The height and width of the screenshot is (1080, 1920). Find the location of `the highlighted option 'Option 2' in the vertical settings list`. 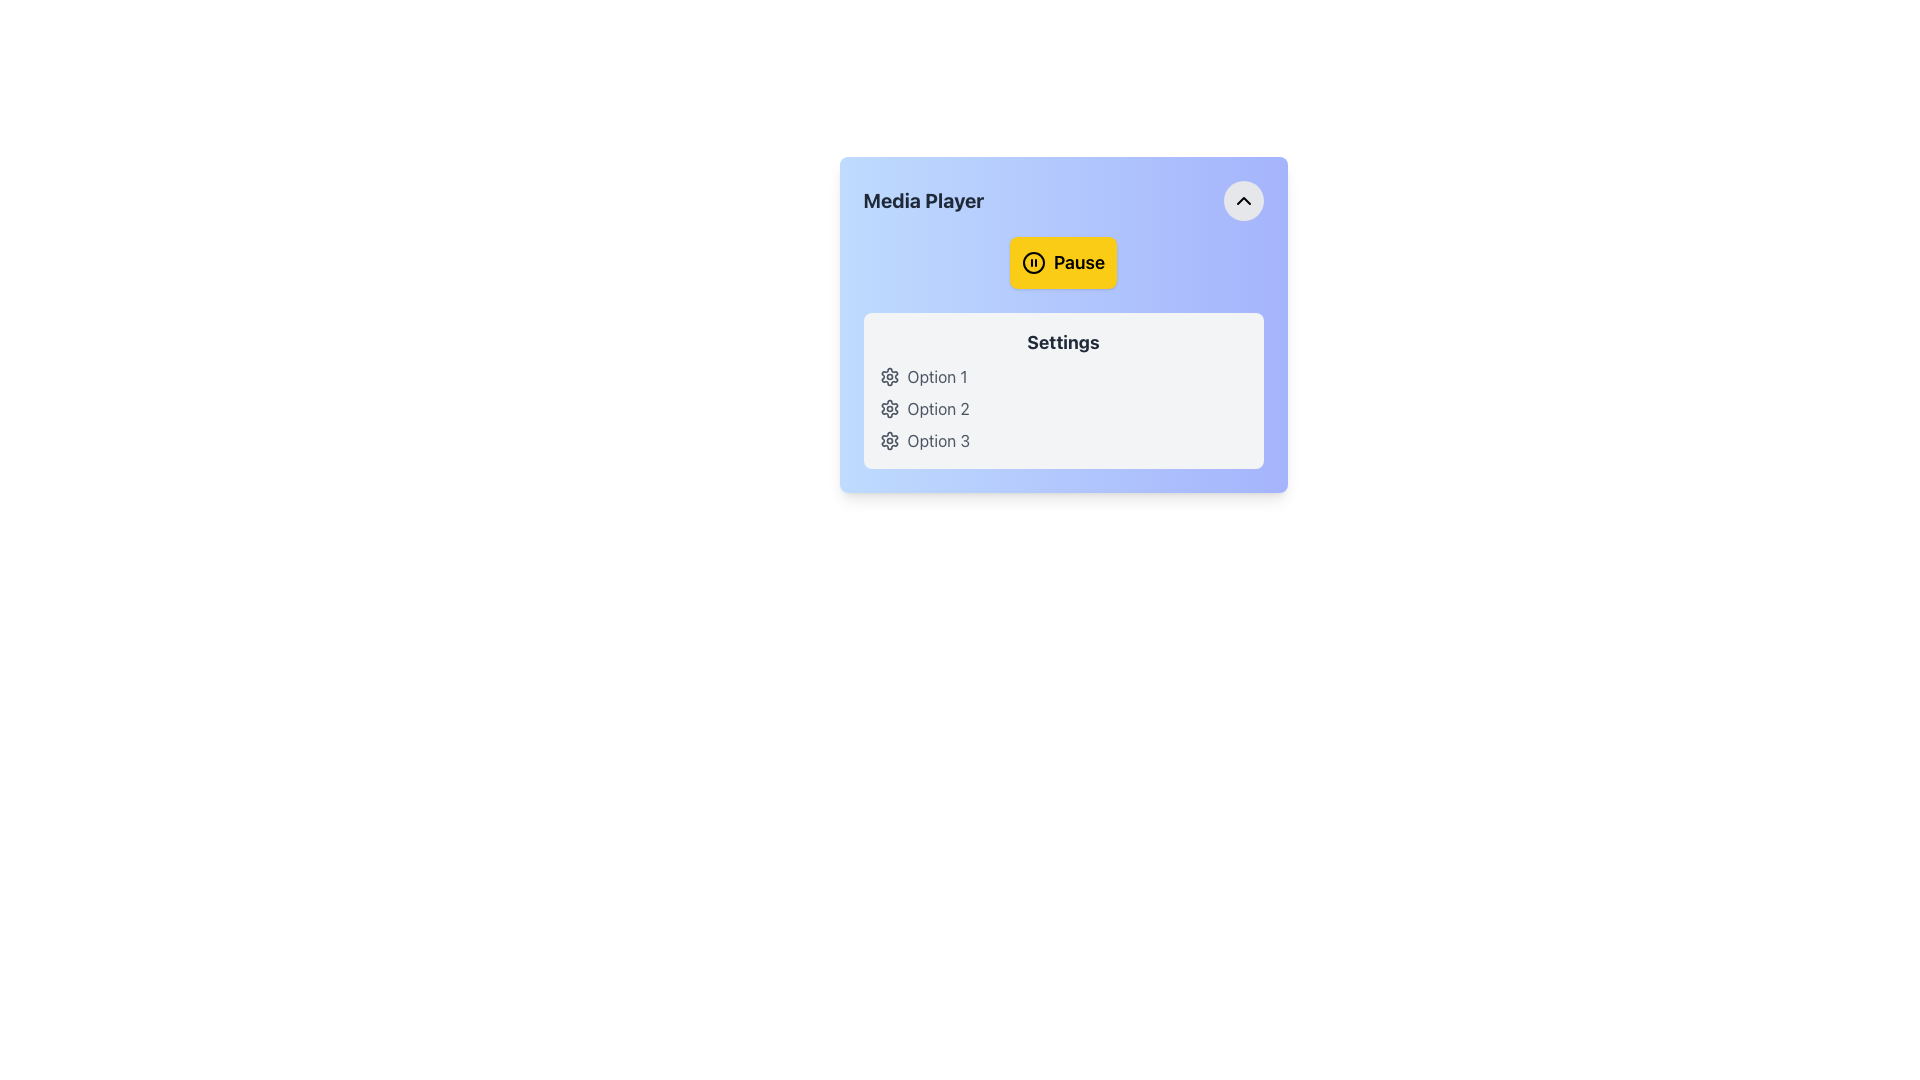

the highlighted option 'Option 2' in the vertical settings list is located at coordinates (1062, 407).